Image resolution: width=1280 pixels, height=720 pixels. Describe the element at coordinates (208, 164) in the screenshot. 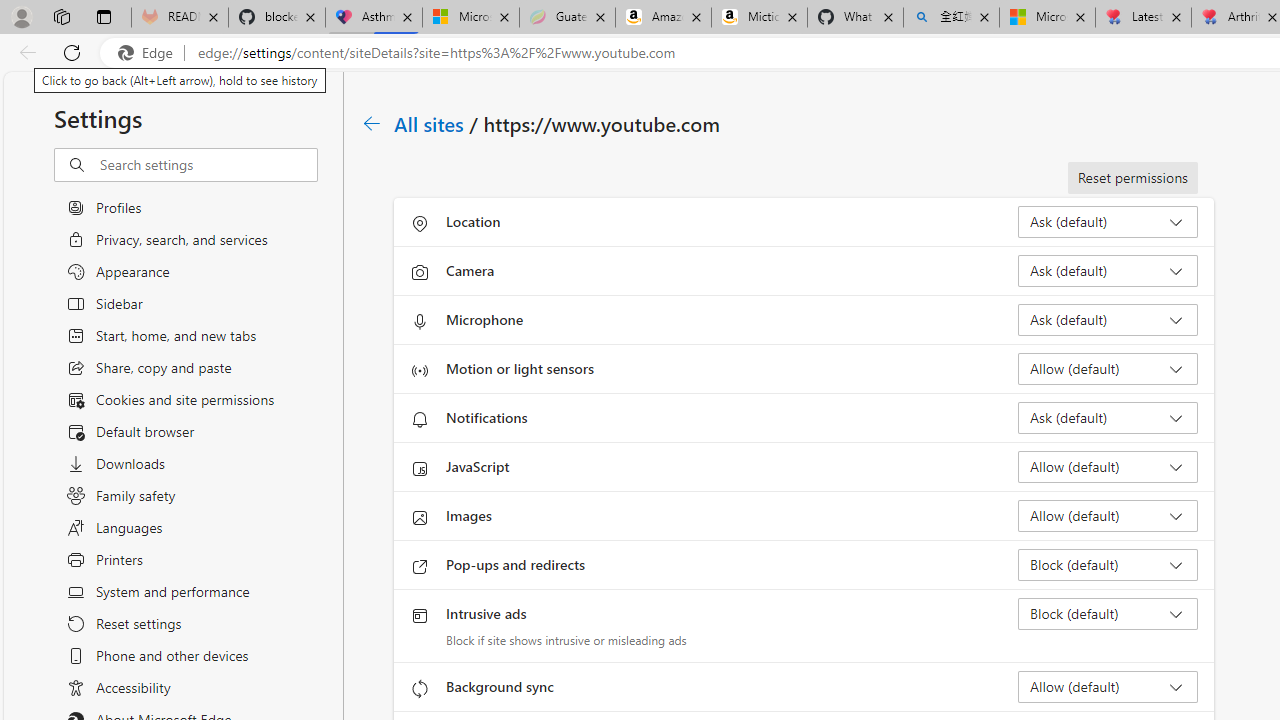

I see `'Search settings'` at that location.